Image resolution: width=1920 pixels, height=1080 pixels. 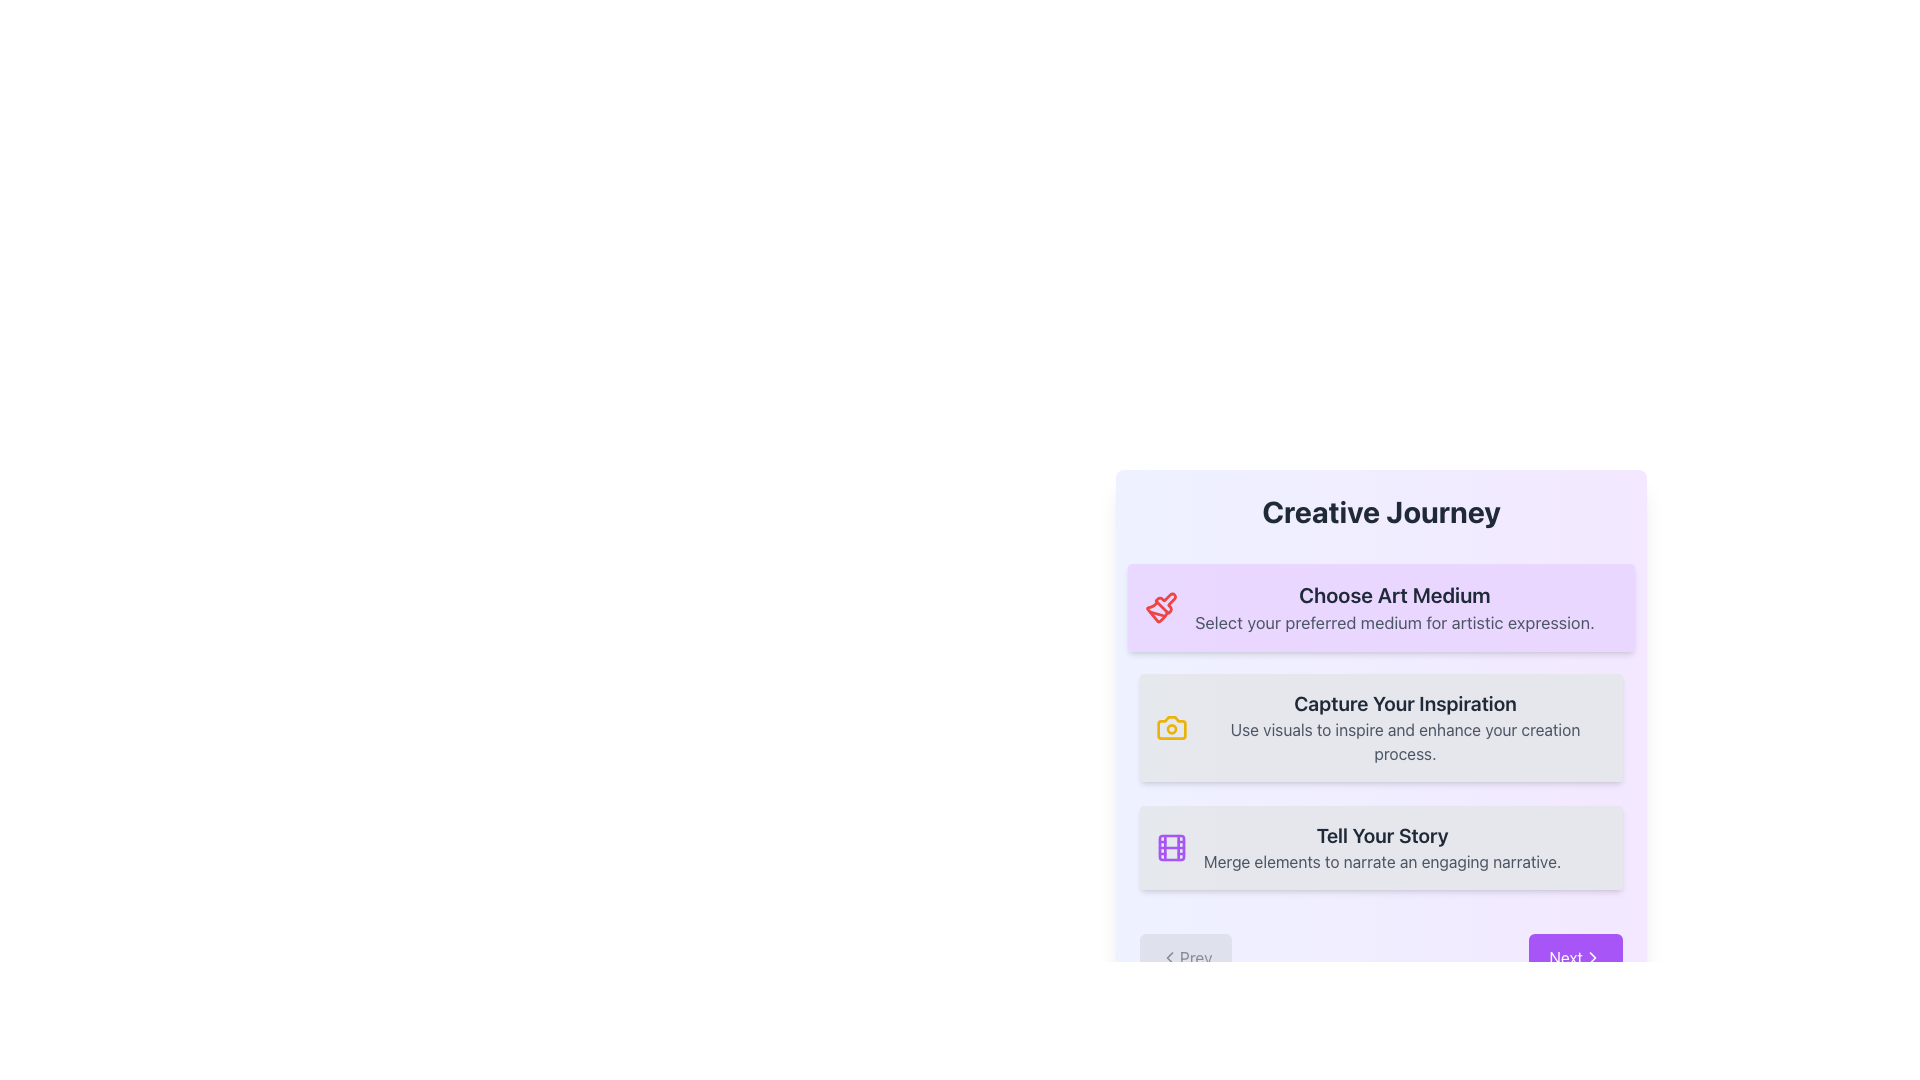 What do you see at coordinates (1404, 703) in the screenshot?
I see `the Static Text (Header) element displaying 'Capture Your Inspiration', which is styled in bold, dark gray font and centered within a light gray background` at bounding box center [1404, 703].